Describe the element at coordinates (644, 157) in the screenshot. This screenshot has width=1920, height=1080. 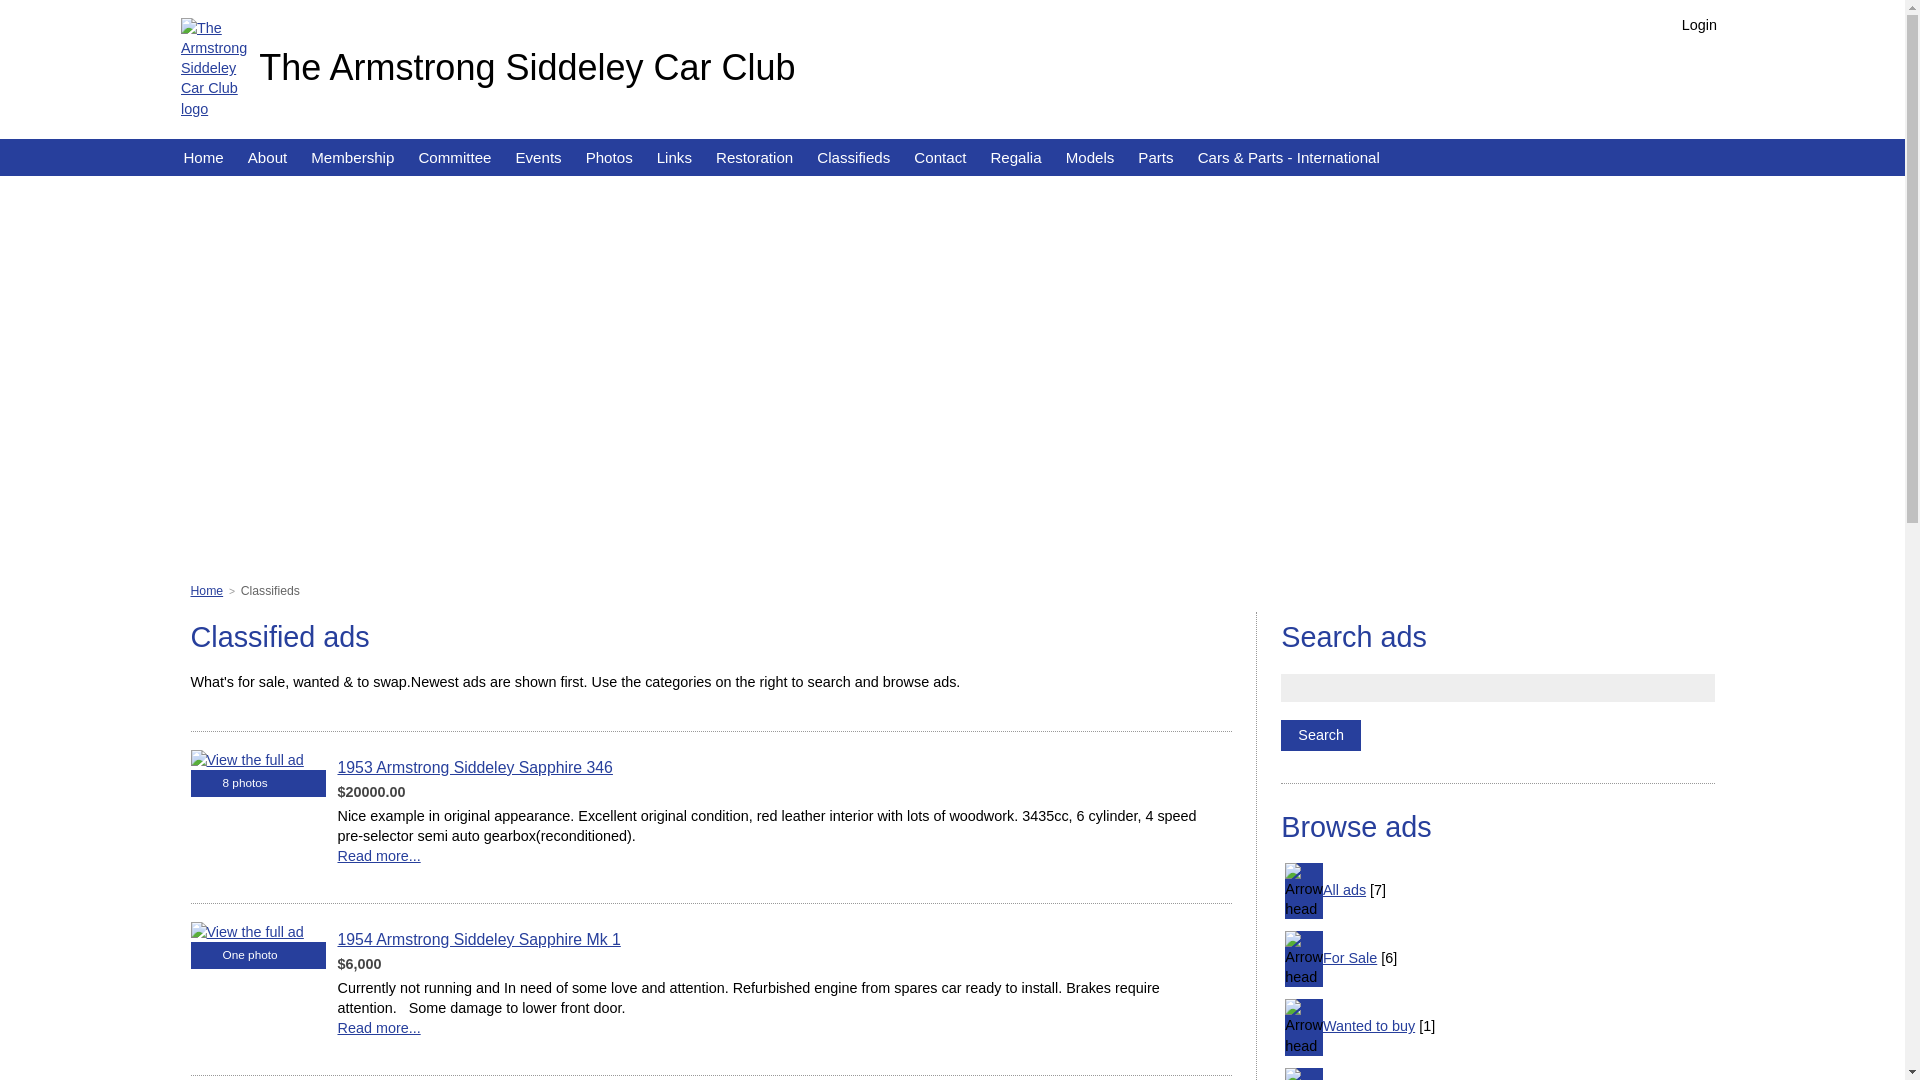
I see `'Links'` at that location.